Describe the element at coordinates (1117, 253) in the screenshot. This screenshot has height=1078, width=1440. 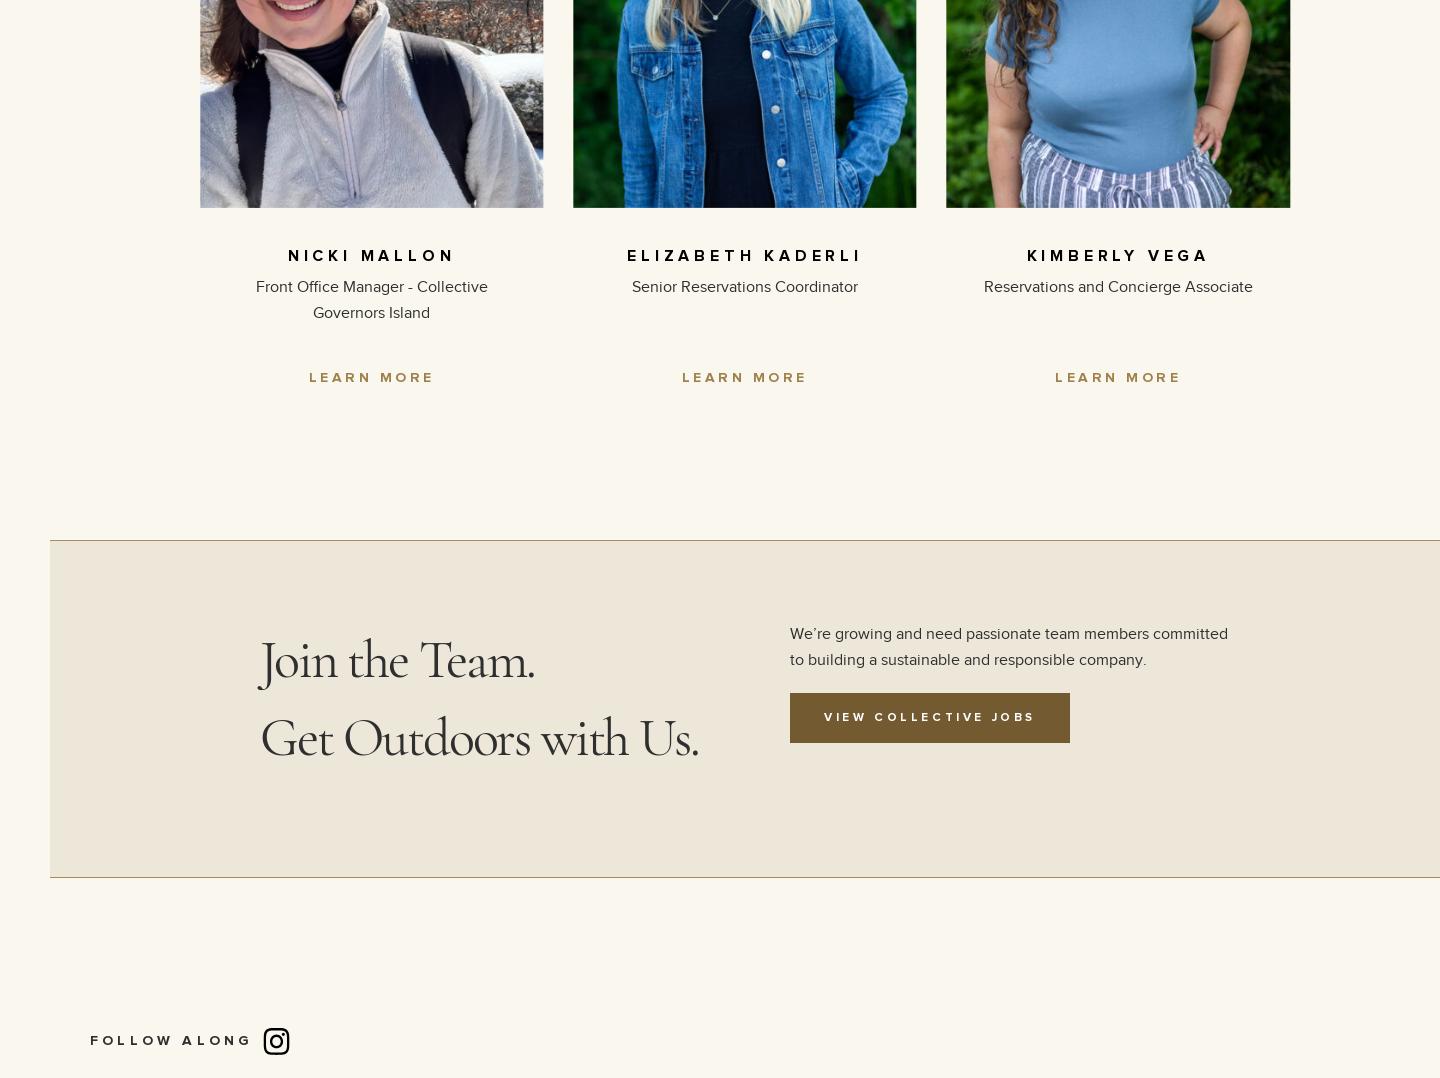
I see `'KIMBERLY VEGA'` at that location.